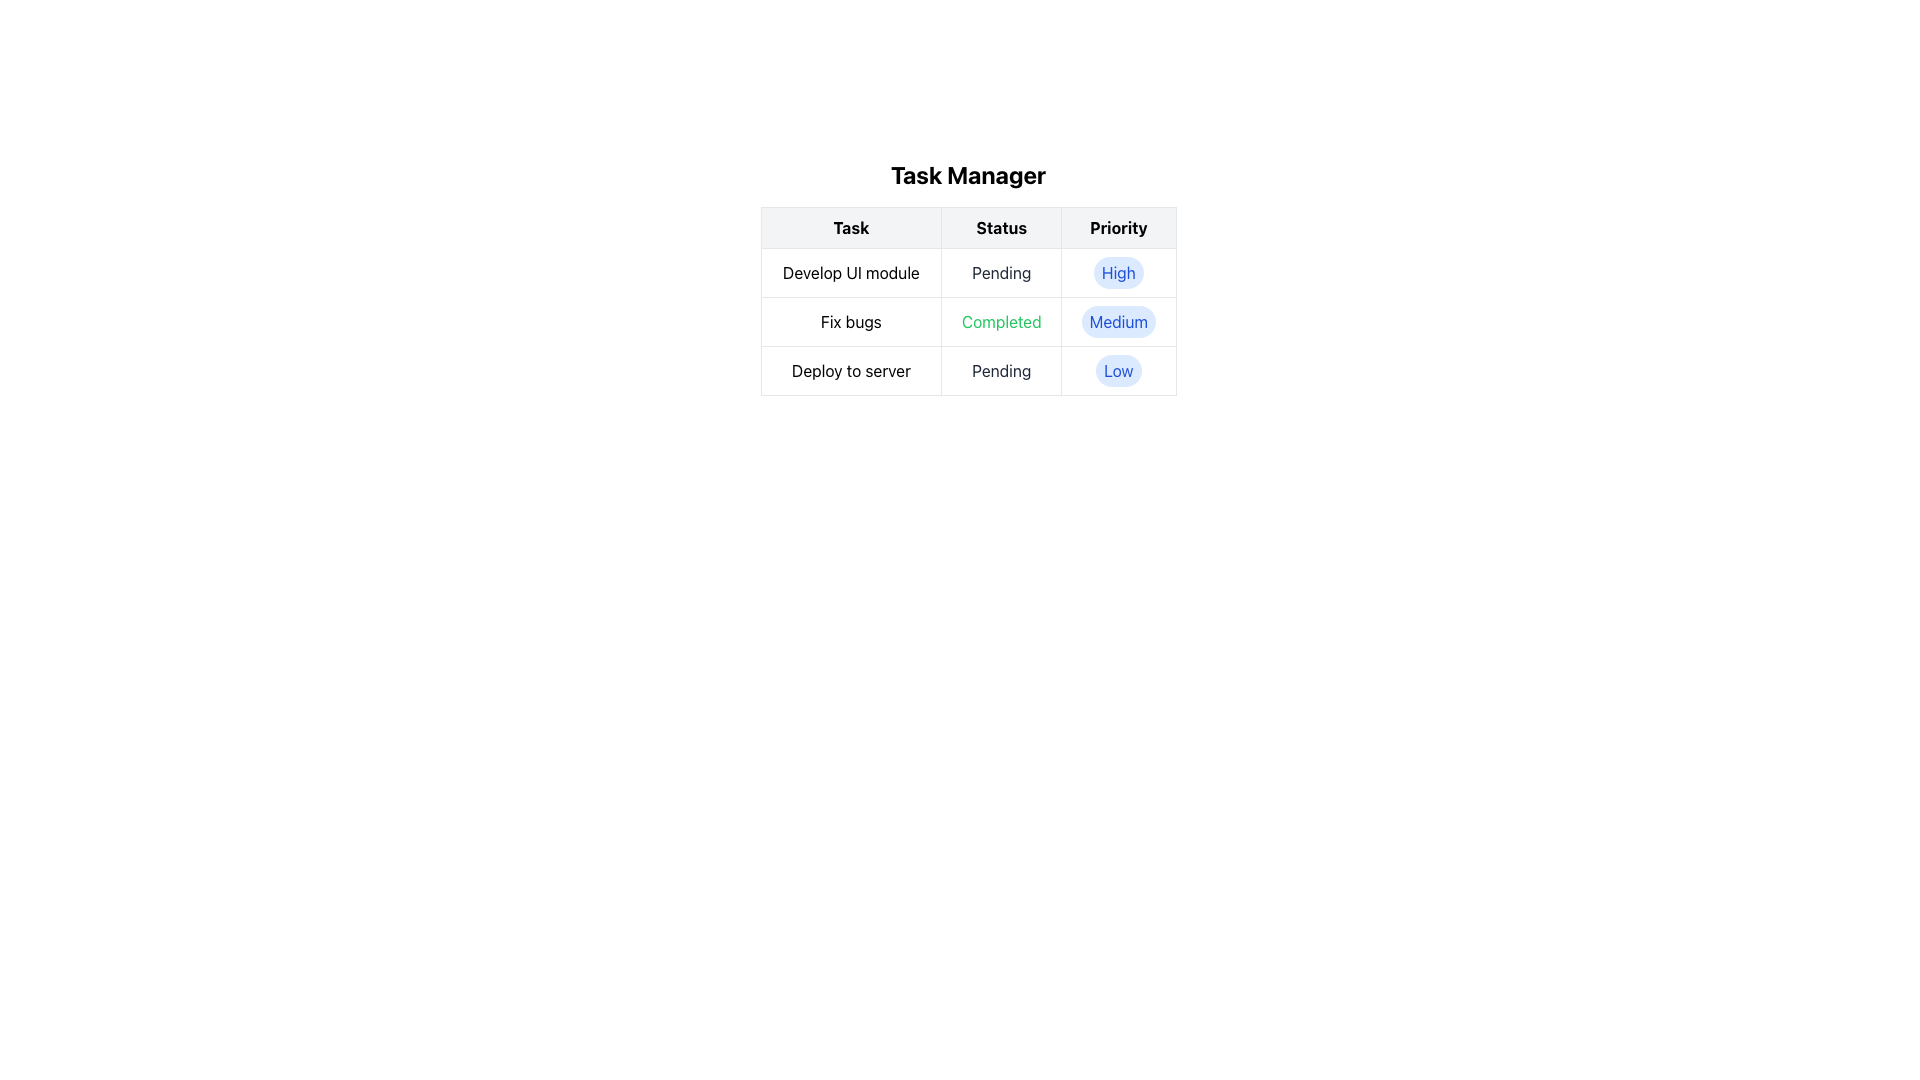 This screenshot has width=1920, height=1080. Describe the element at coordinates (851, 370) in the screenshot. I see `the Text Display element that represents a task name in the task management system, located in the first cell of the third row under the 'Task' column` at that location.